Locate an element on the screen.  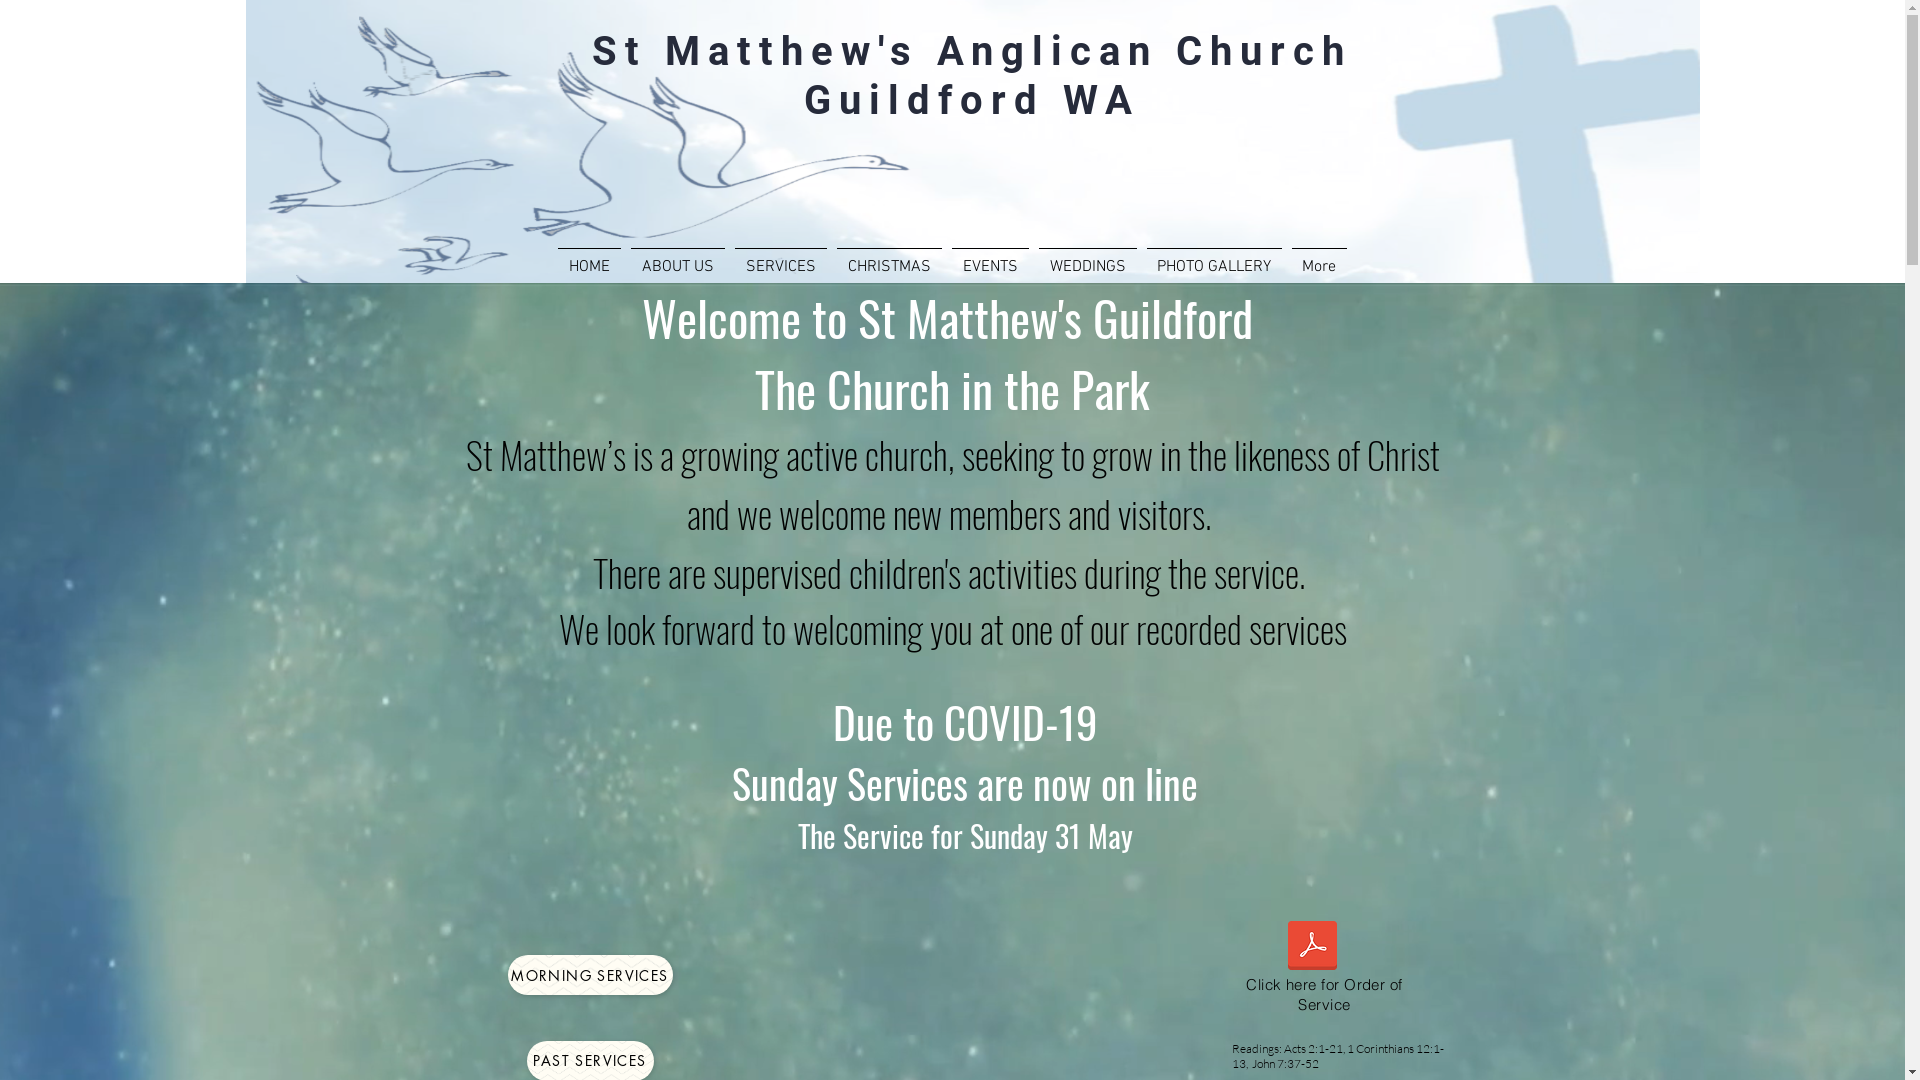
'ABOUT US' is located at coordinates (677, 257).